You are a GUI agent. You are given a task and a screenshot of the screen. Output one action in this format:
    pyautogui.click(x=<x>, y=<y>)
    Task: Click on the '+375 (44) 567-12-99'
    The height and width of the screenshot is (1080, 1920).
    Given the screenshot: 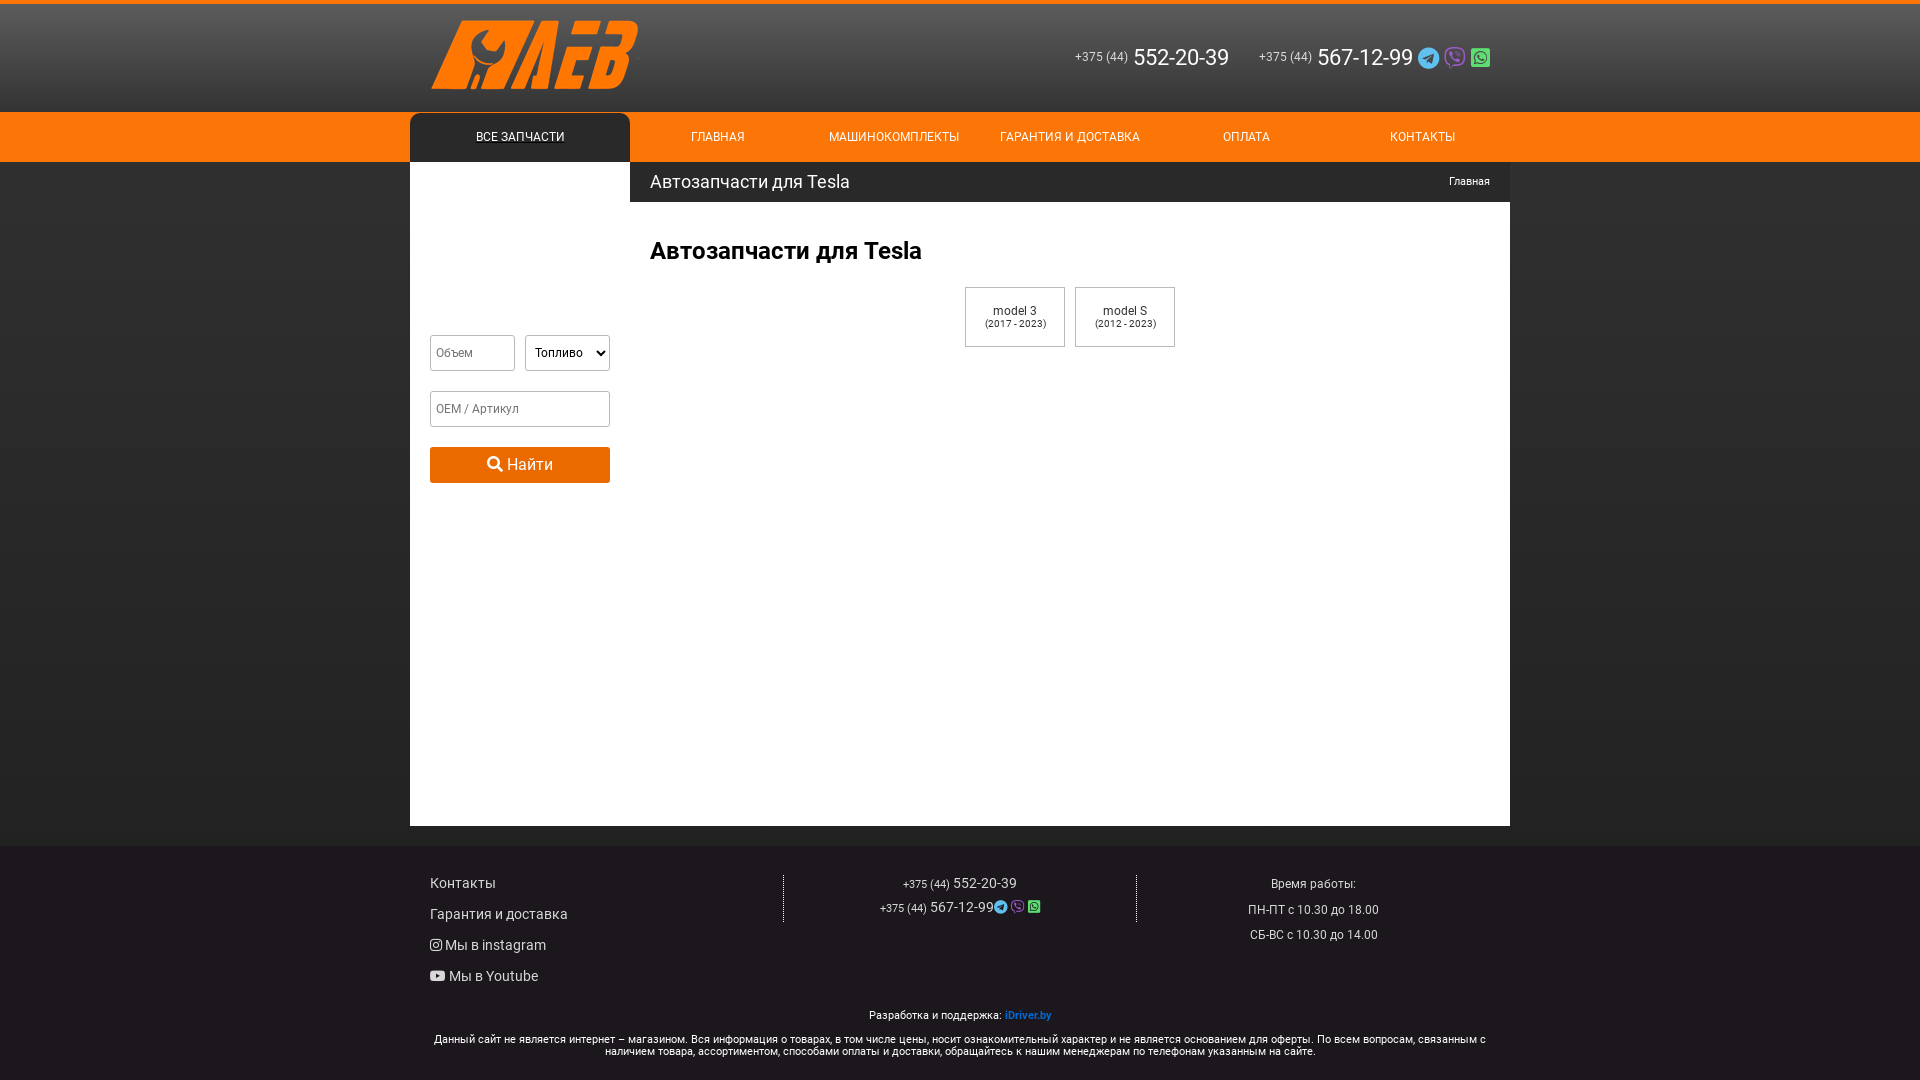 What is the action you would take?
    pyautogui.click(x=879, y=907)
    